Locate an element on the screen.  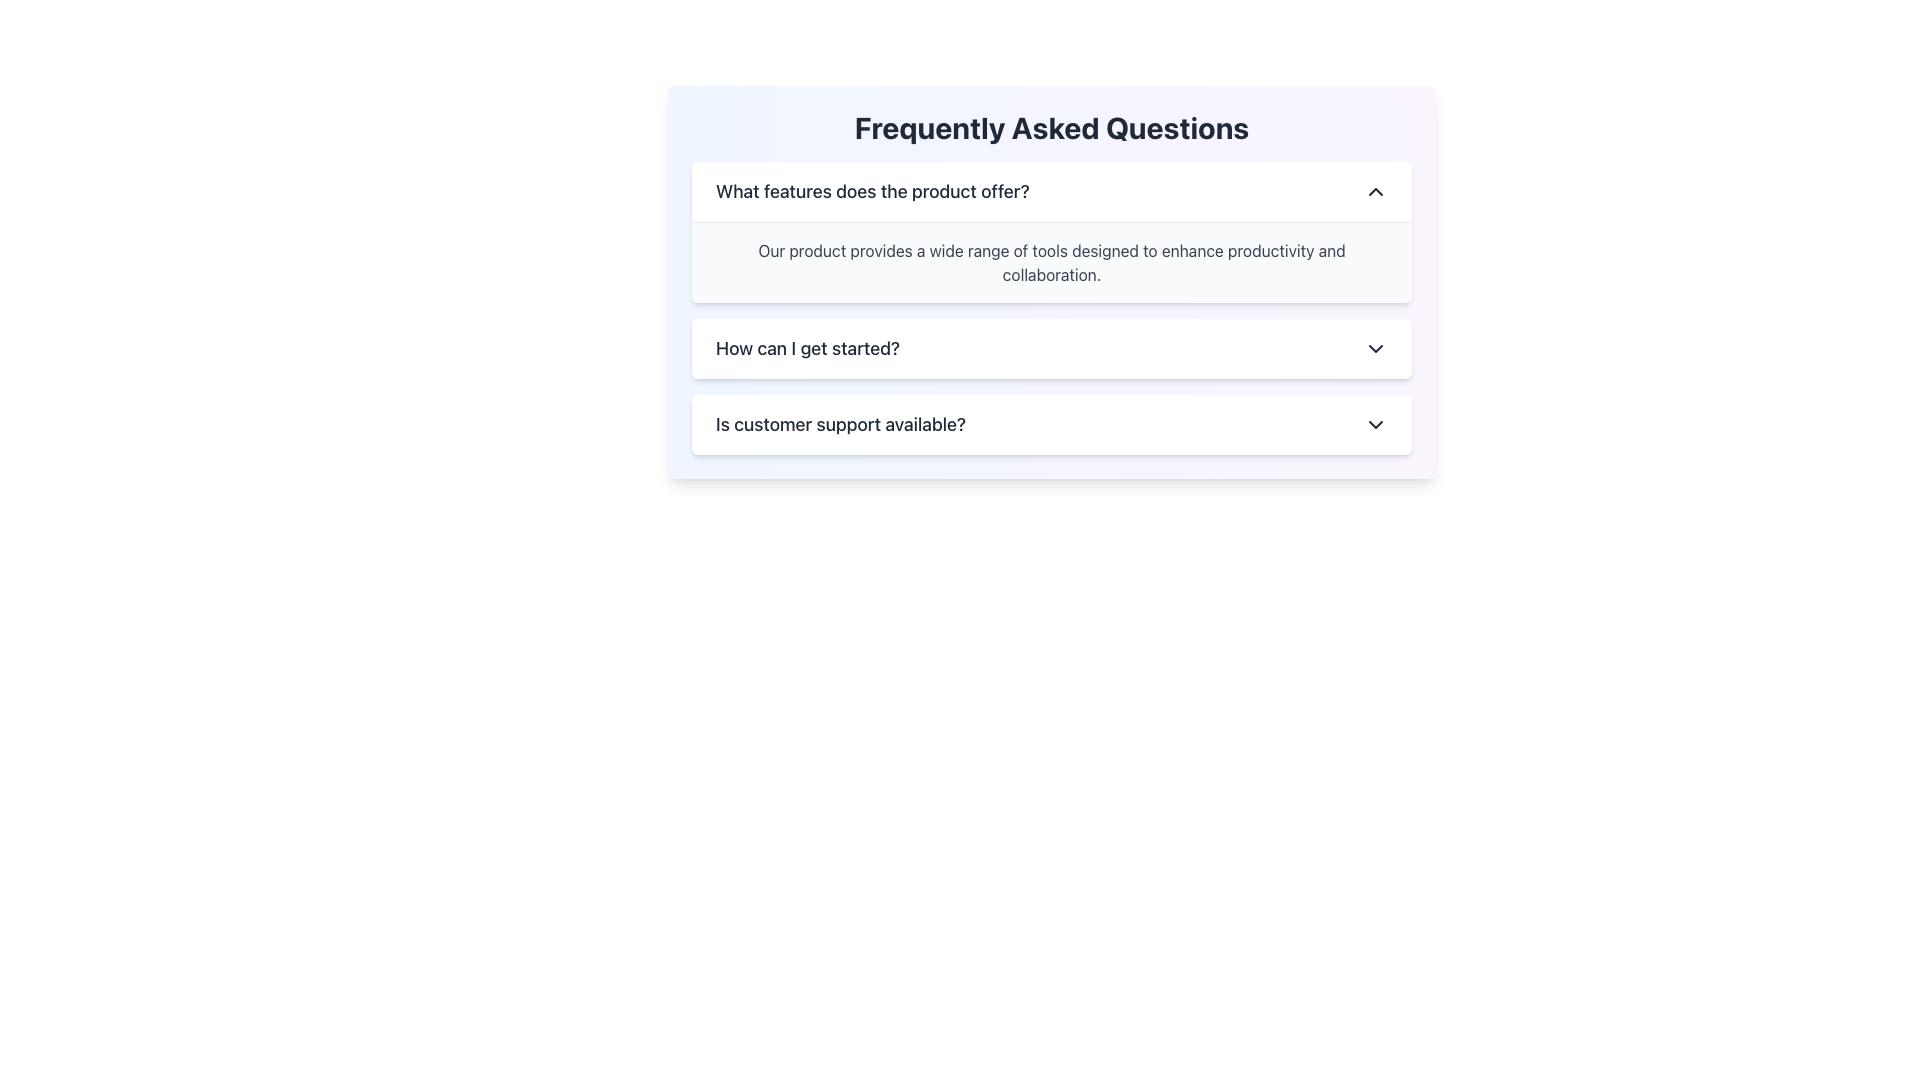
the chevron icon that indicates an expandable section, positioned to the extreme right of the text 'How can I get started?' is located at coordinates (1375, 347).